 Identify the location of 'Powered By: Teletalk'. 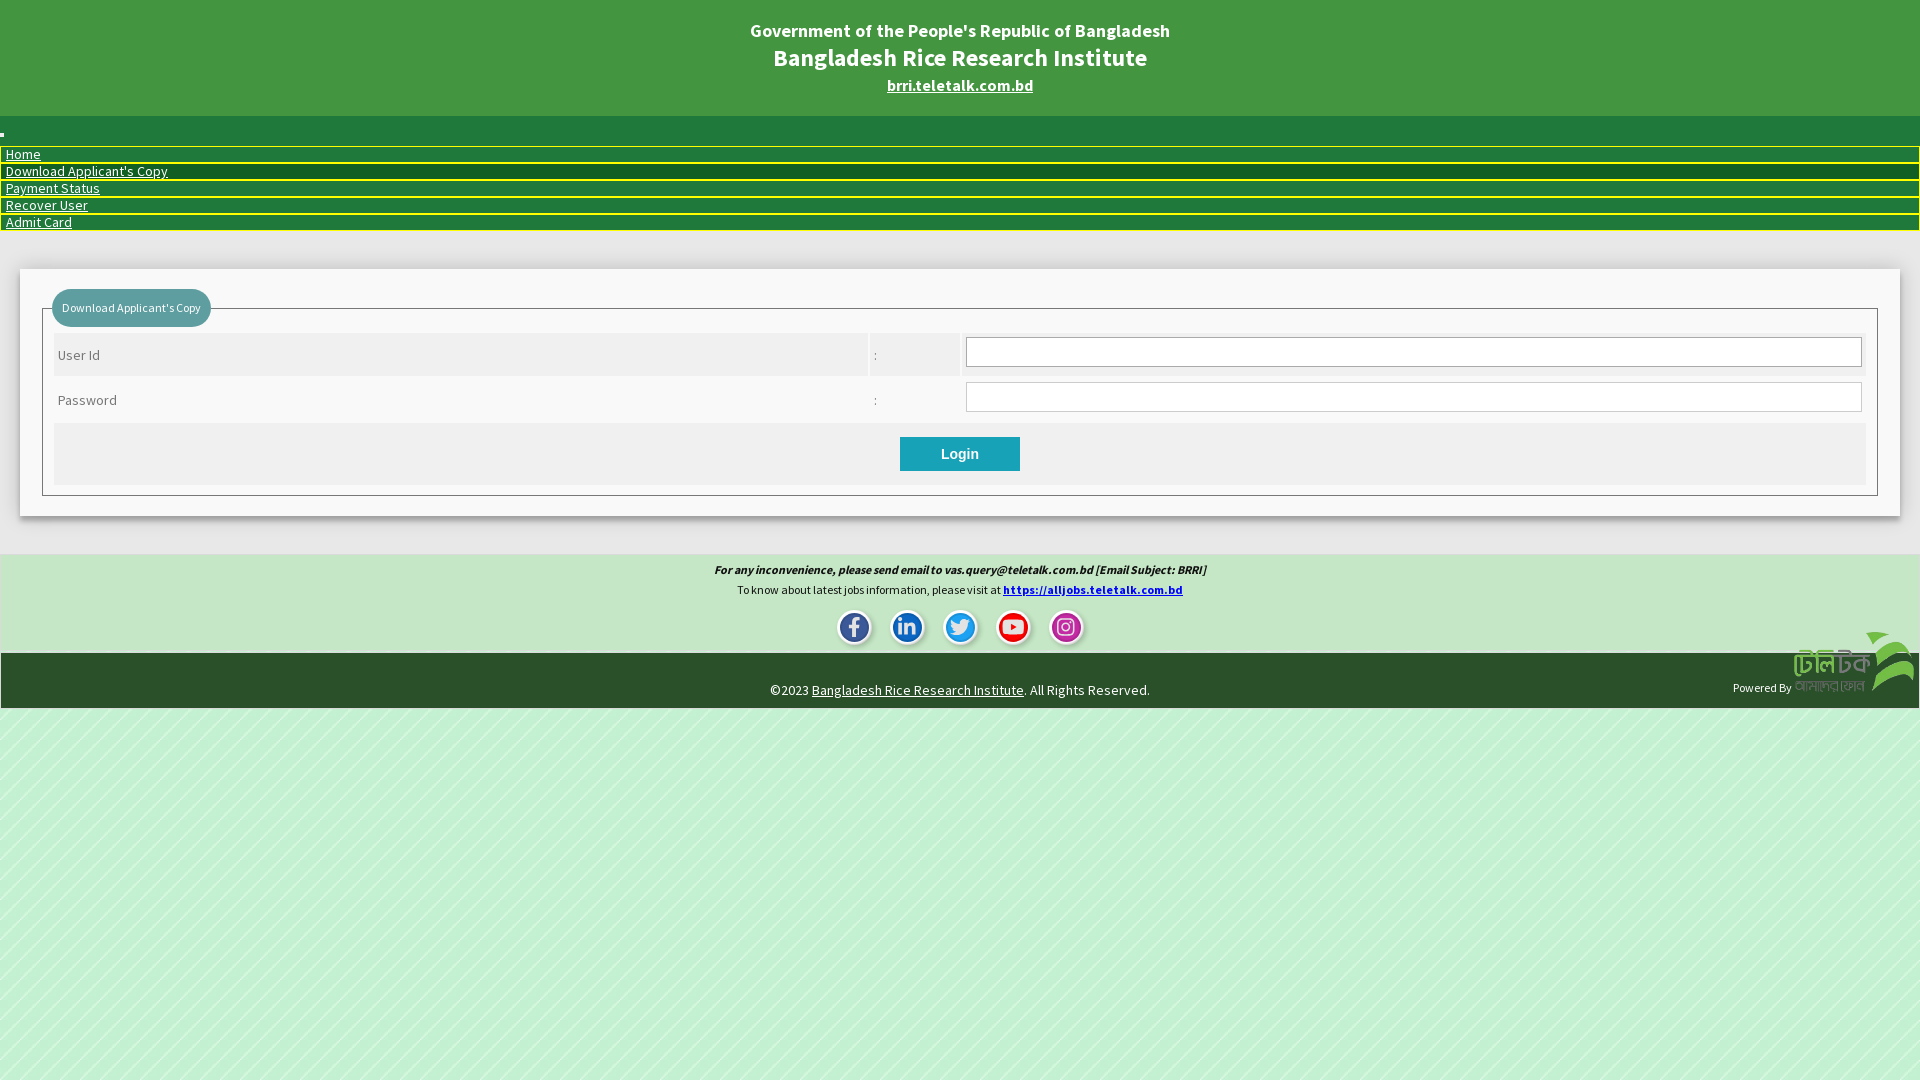
(1852, 662).